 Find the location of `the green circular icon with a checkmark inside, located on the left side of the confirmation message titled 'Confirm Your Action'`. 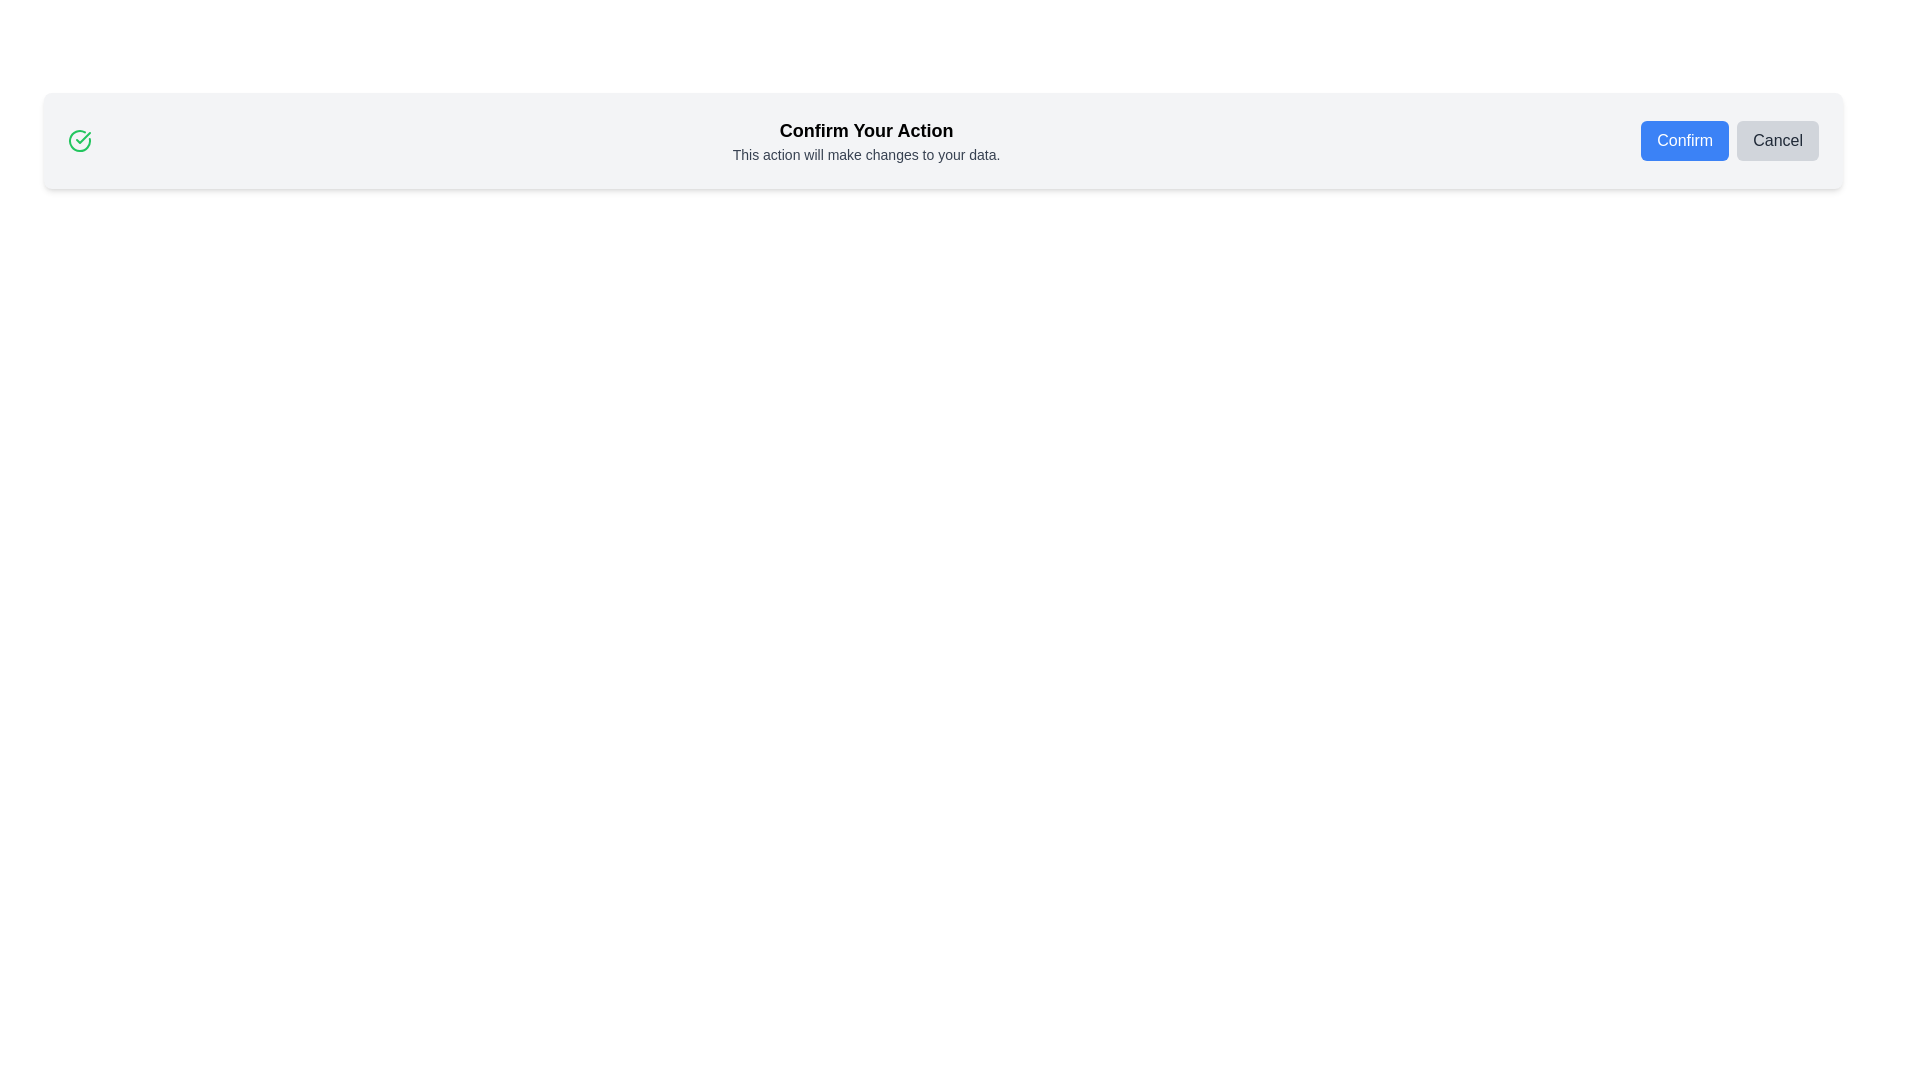

the green circular icon with a checkmark inside, located on the left side of the confirmation message titled 'Confirm Your Action' is located at coordinates (80, 140).